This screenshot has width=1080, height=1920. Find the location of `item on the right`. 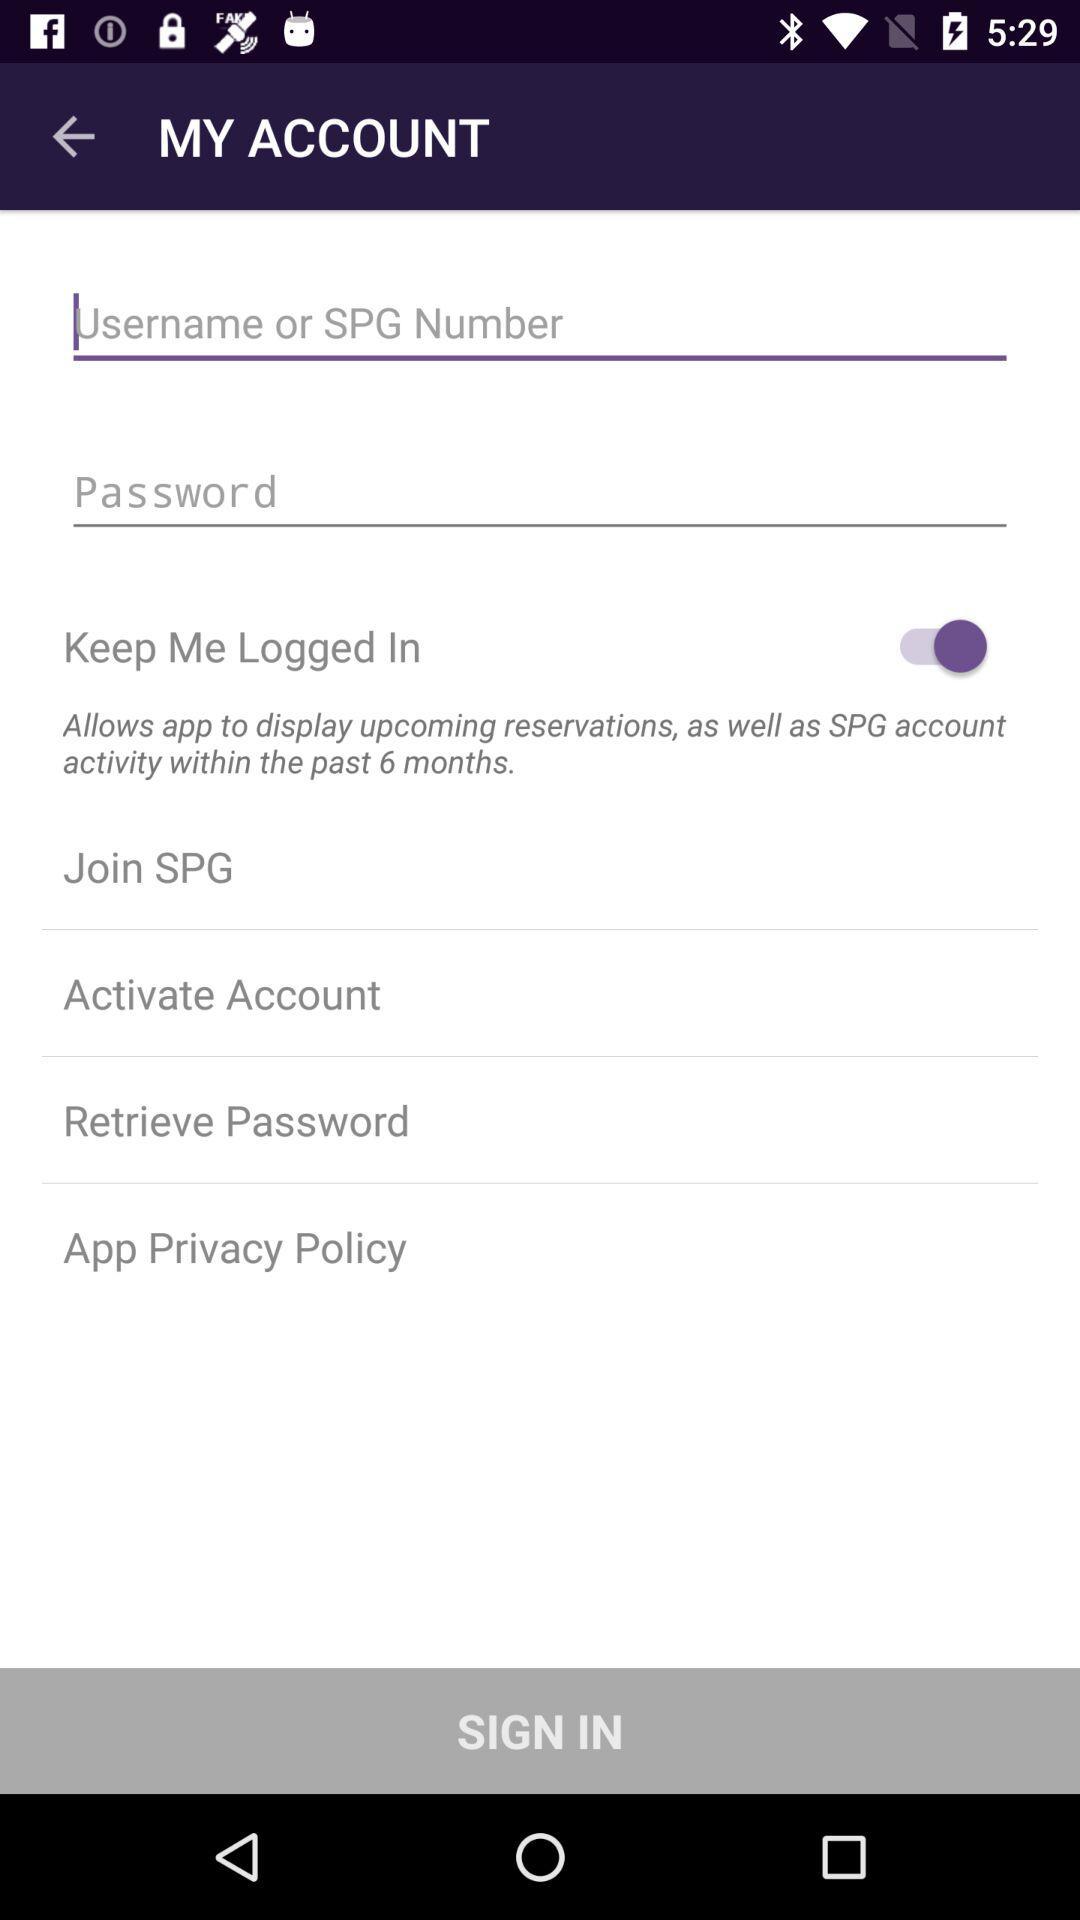

item on the right is located at coordinates (933, 646).